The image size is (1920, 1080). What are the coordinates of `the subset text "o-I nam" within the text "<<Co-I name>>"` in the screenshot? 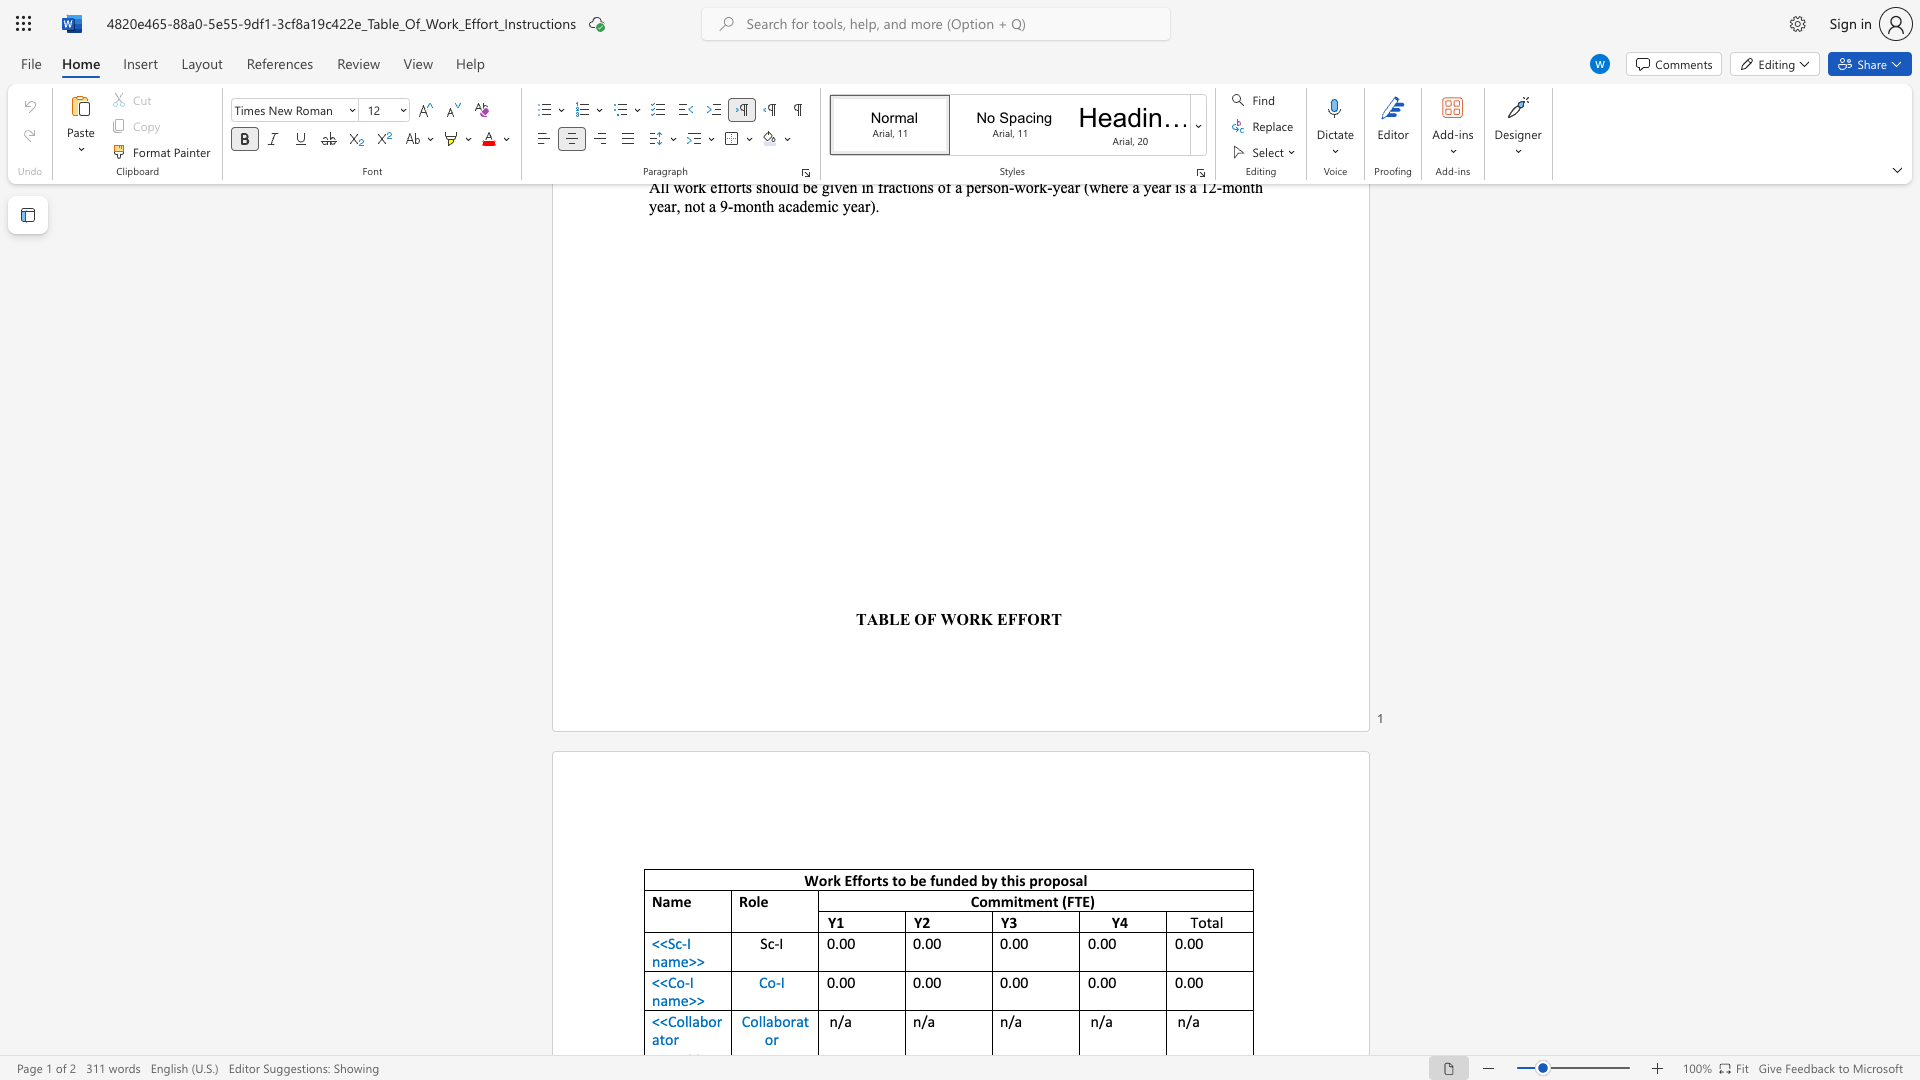 It's located at (676, 981).